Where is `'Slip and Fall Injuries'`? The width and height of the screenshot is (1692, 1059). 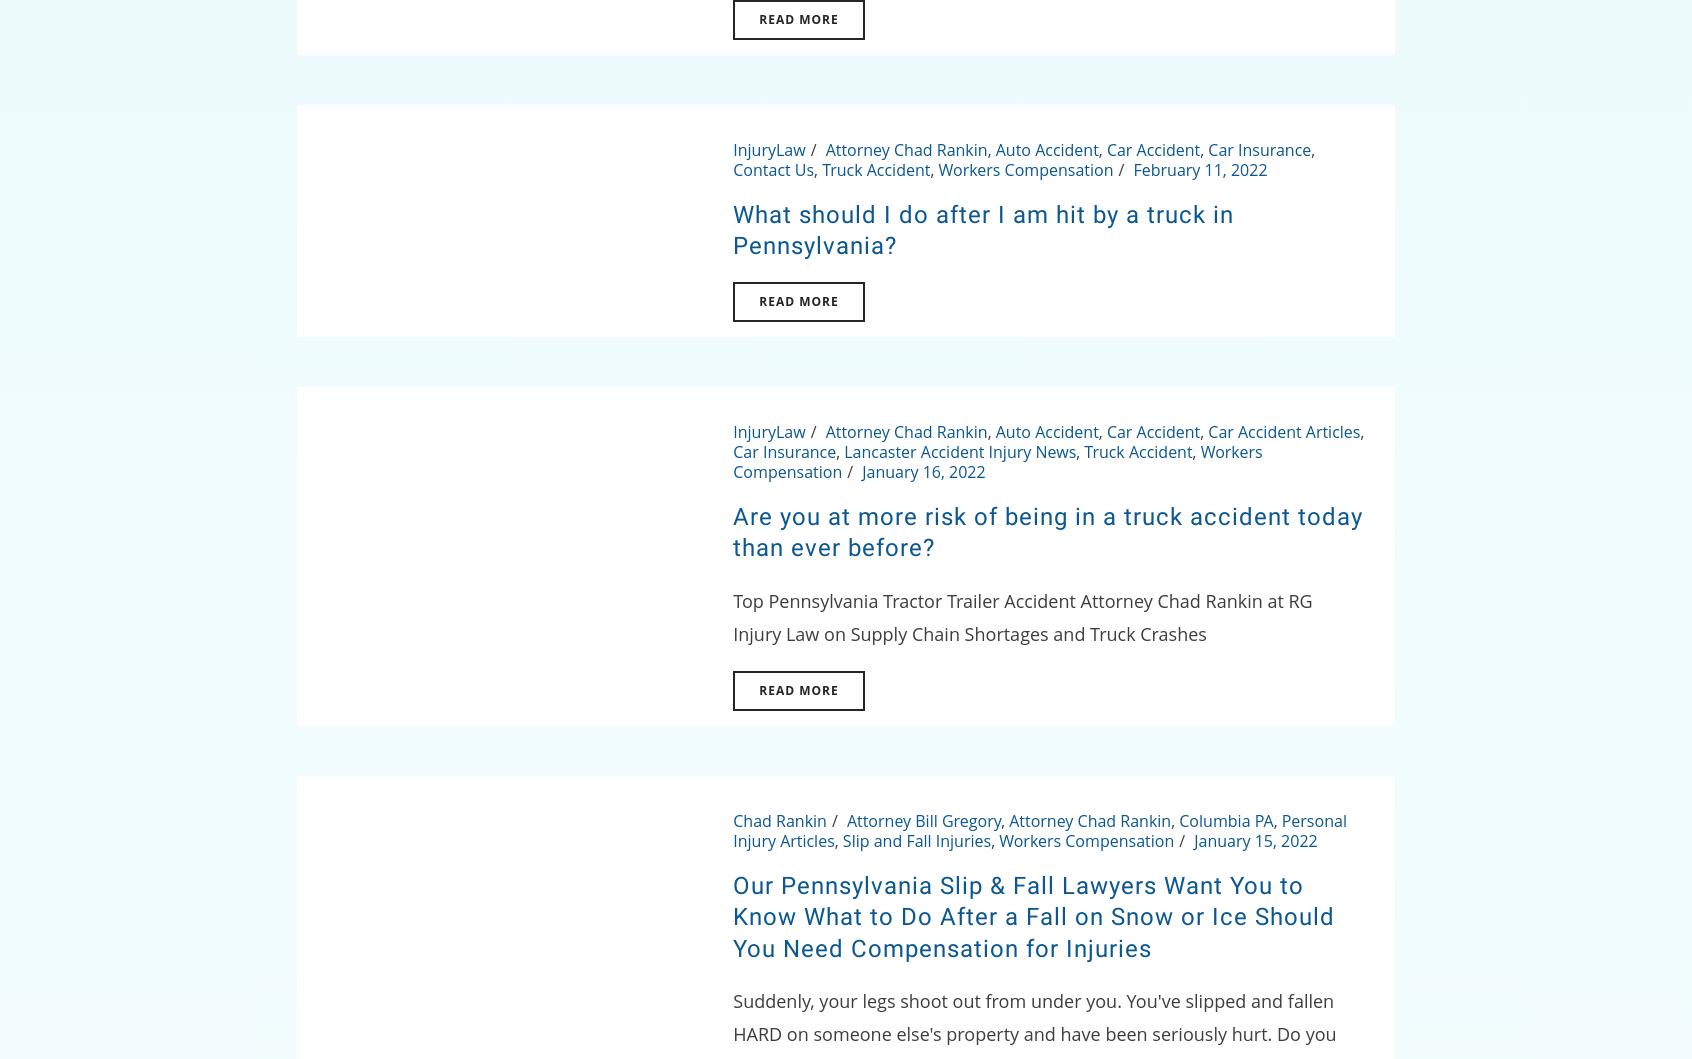 'Slip and Fall Injuries' is located at coordinates (841, 839).